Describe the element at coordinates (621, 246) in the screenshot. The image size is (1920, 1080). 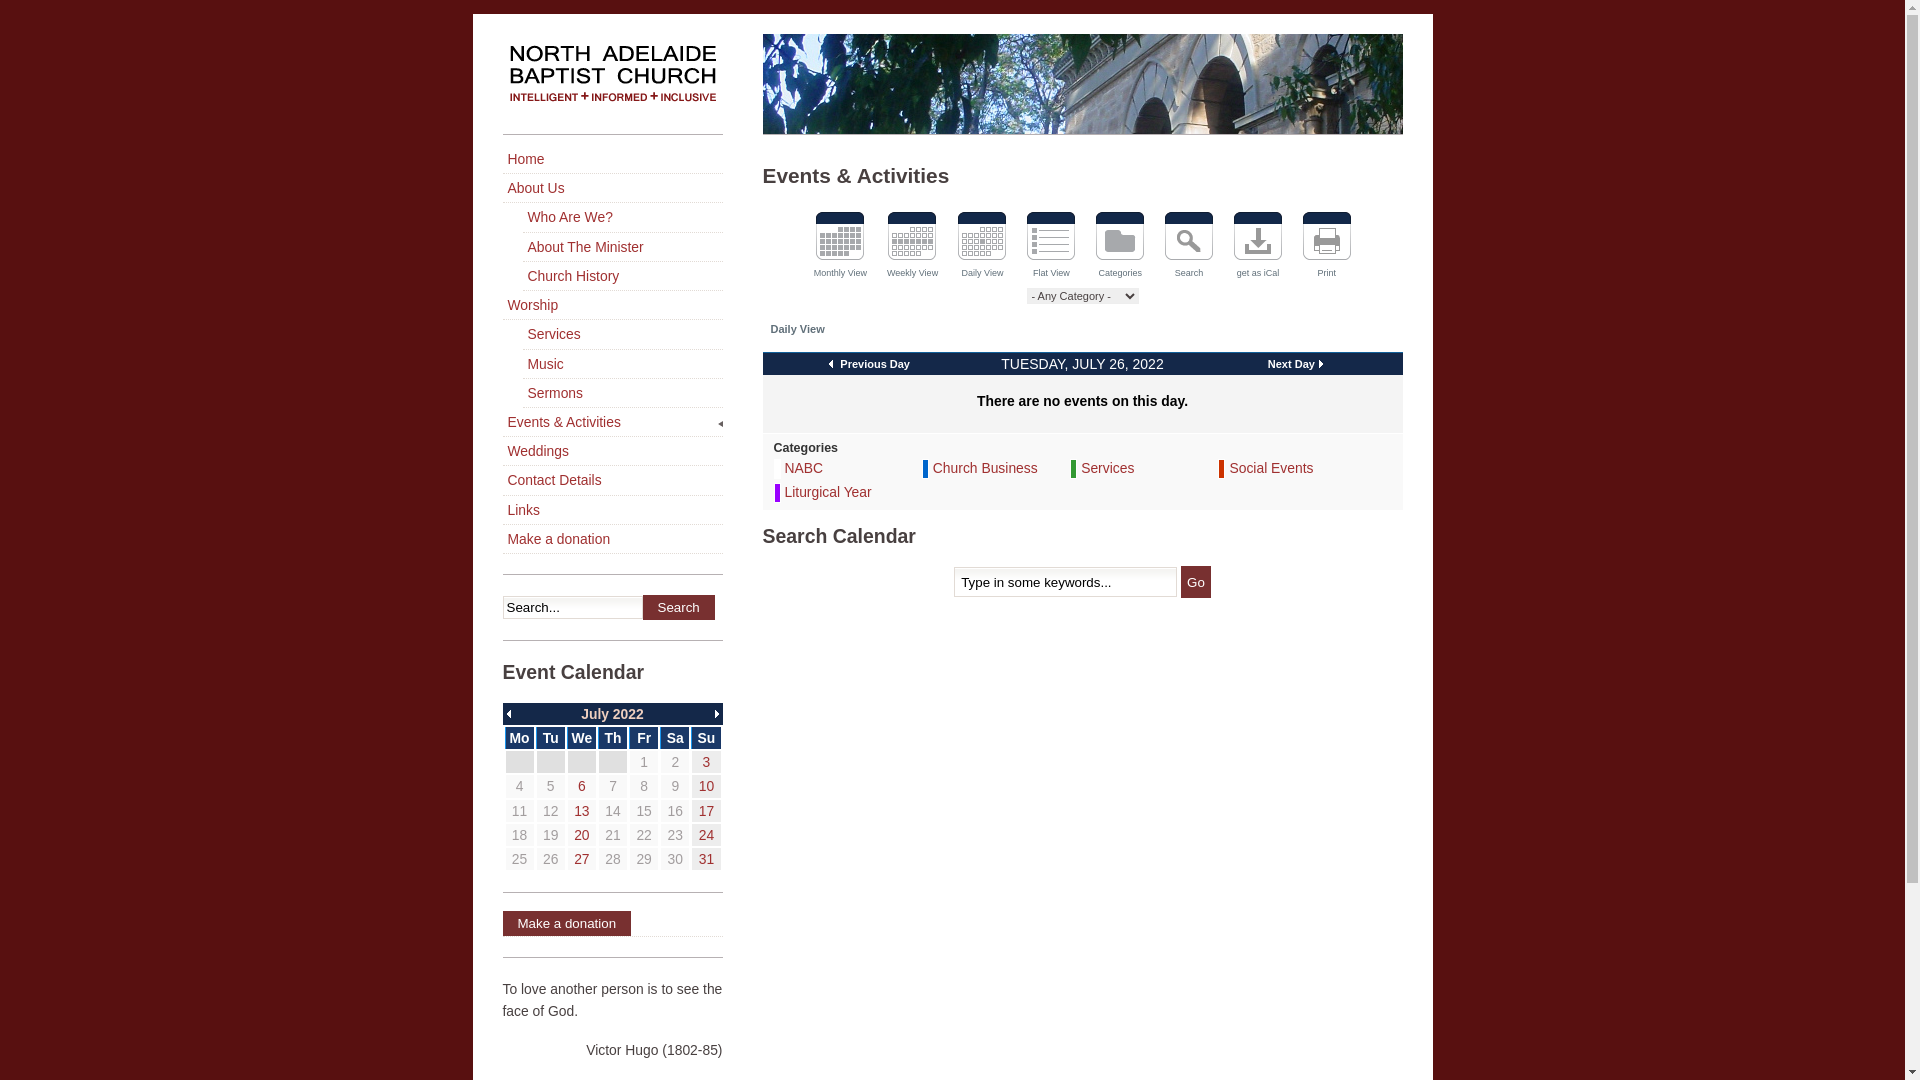
I see `'About The Minister'` at that location.